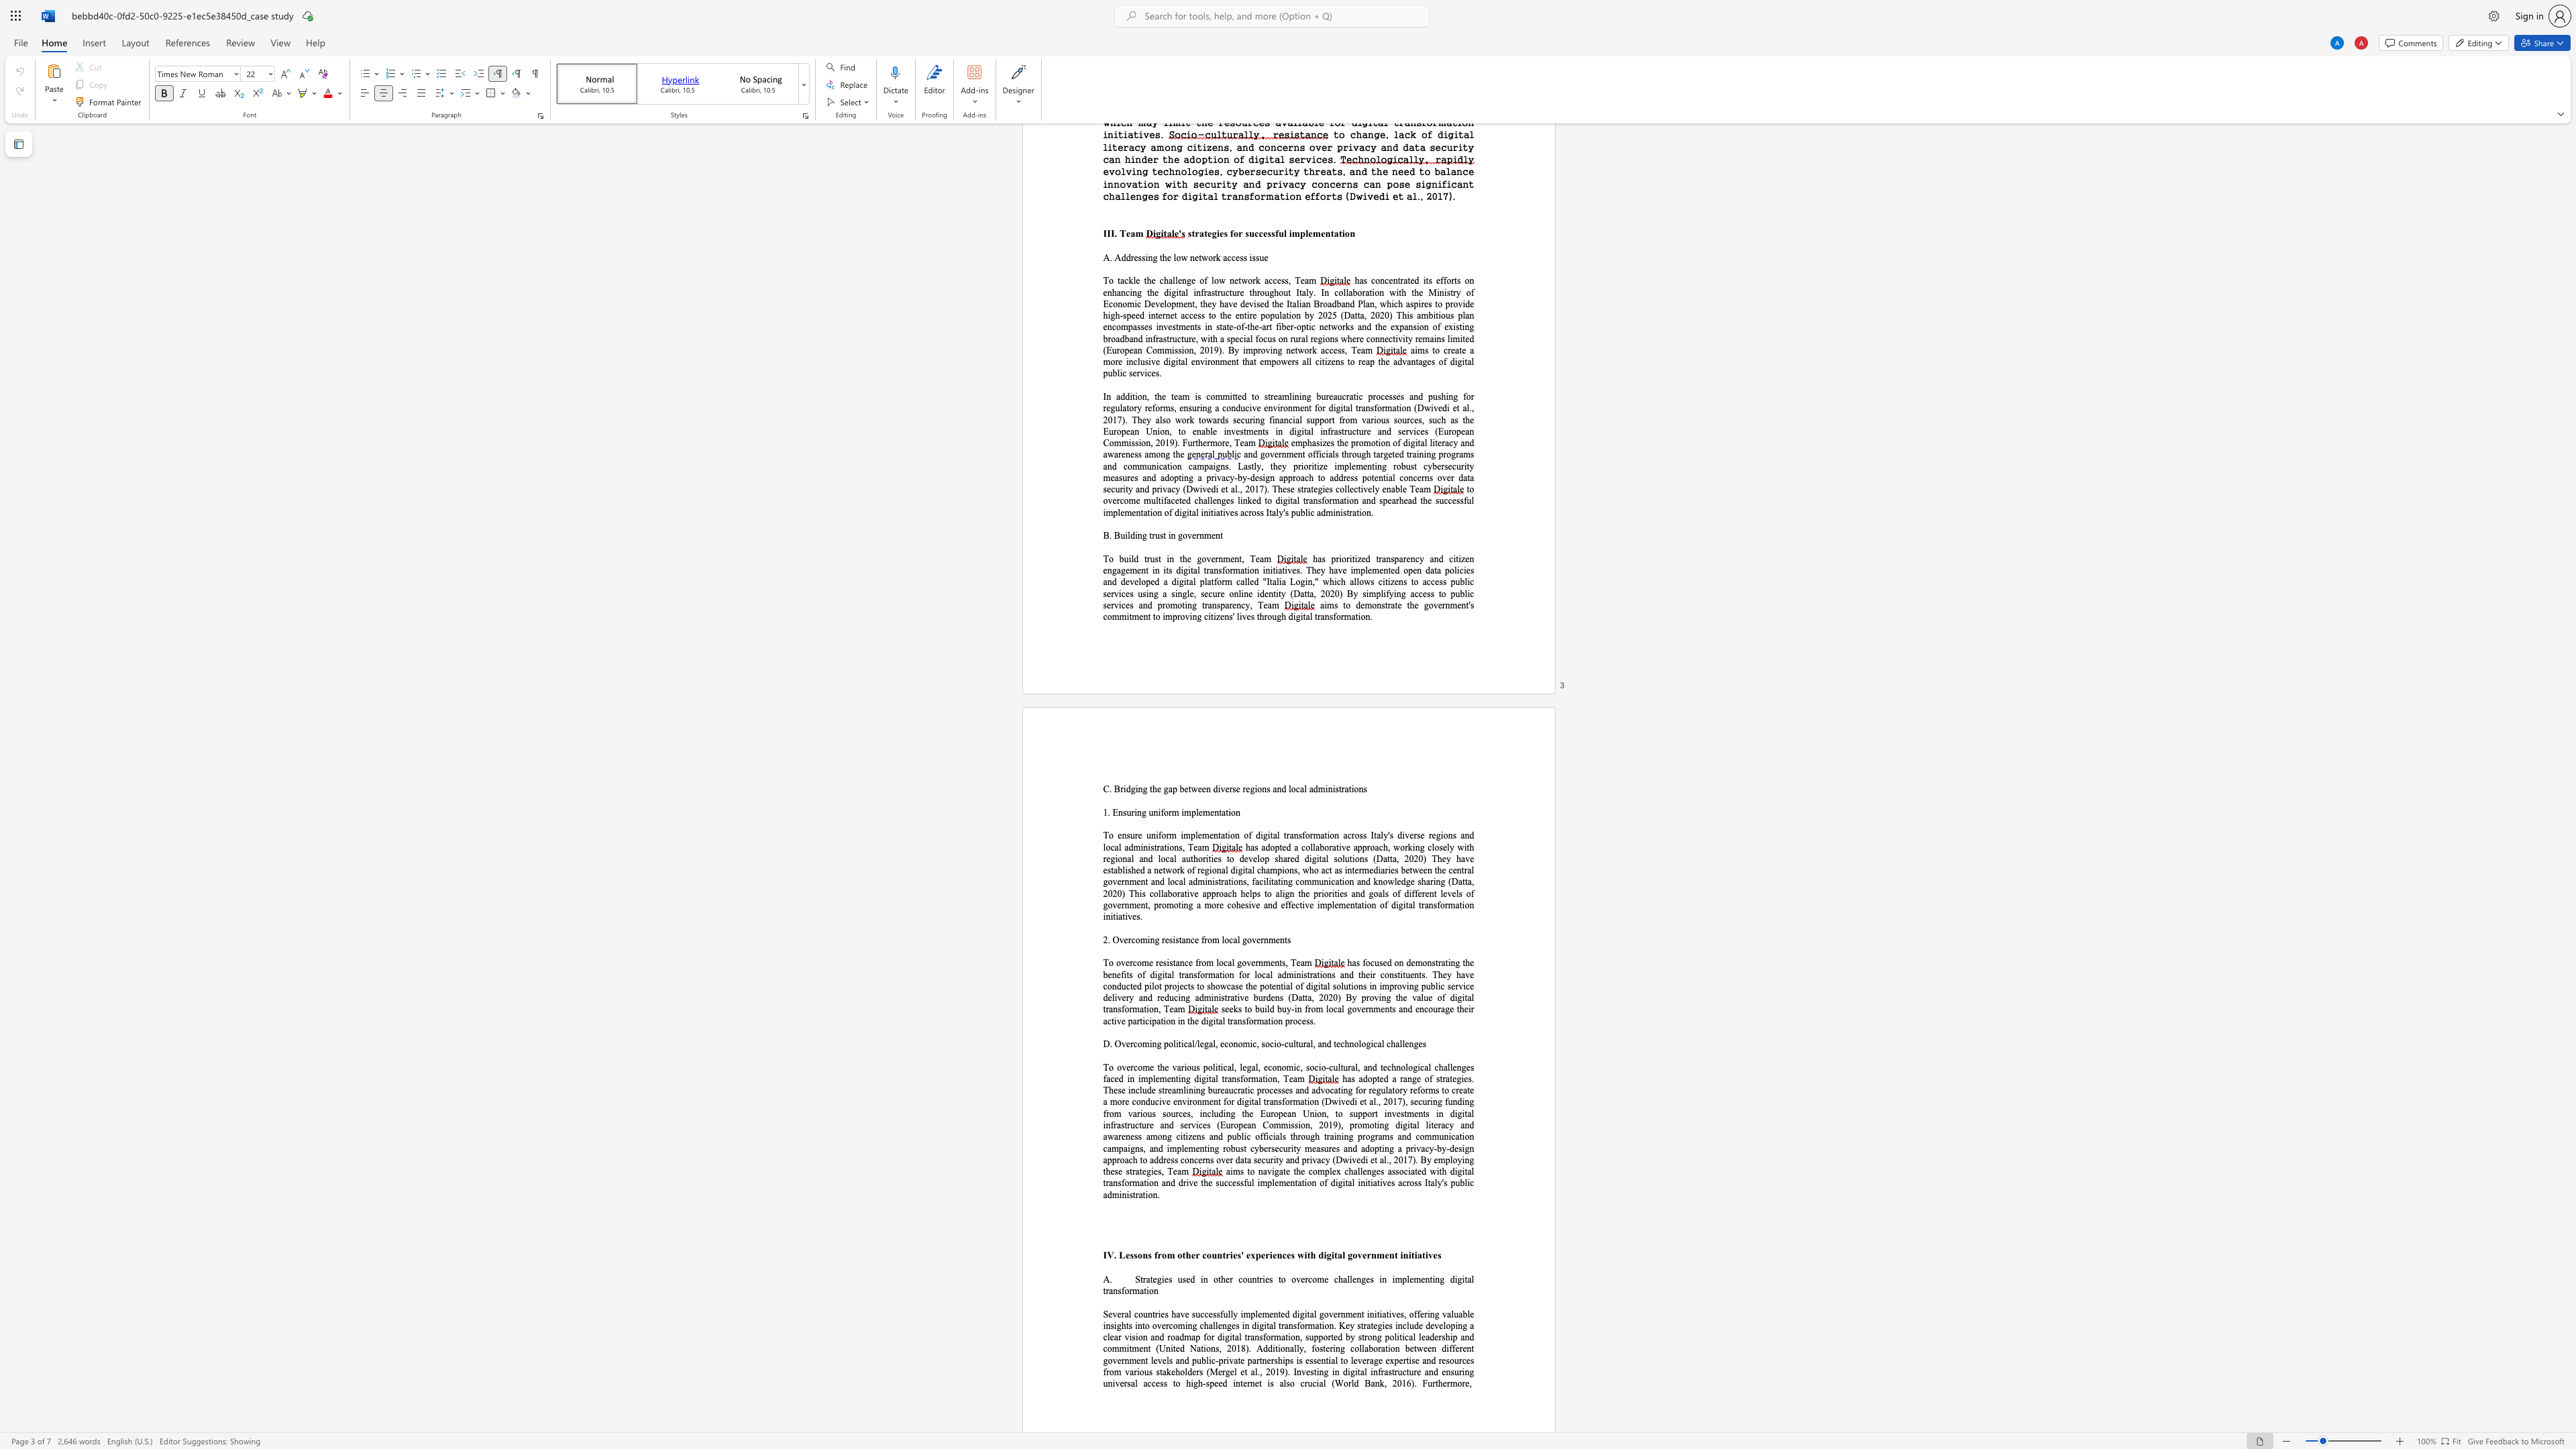 This screenshot has height=1449, width=2576. I want to click on the subset text "other co" within the text "IV. Lessons from other countries", so click(1176, 1254).